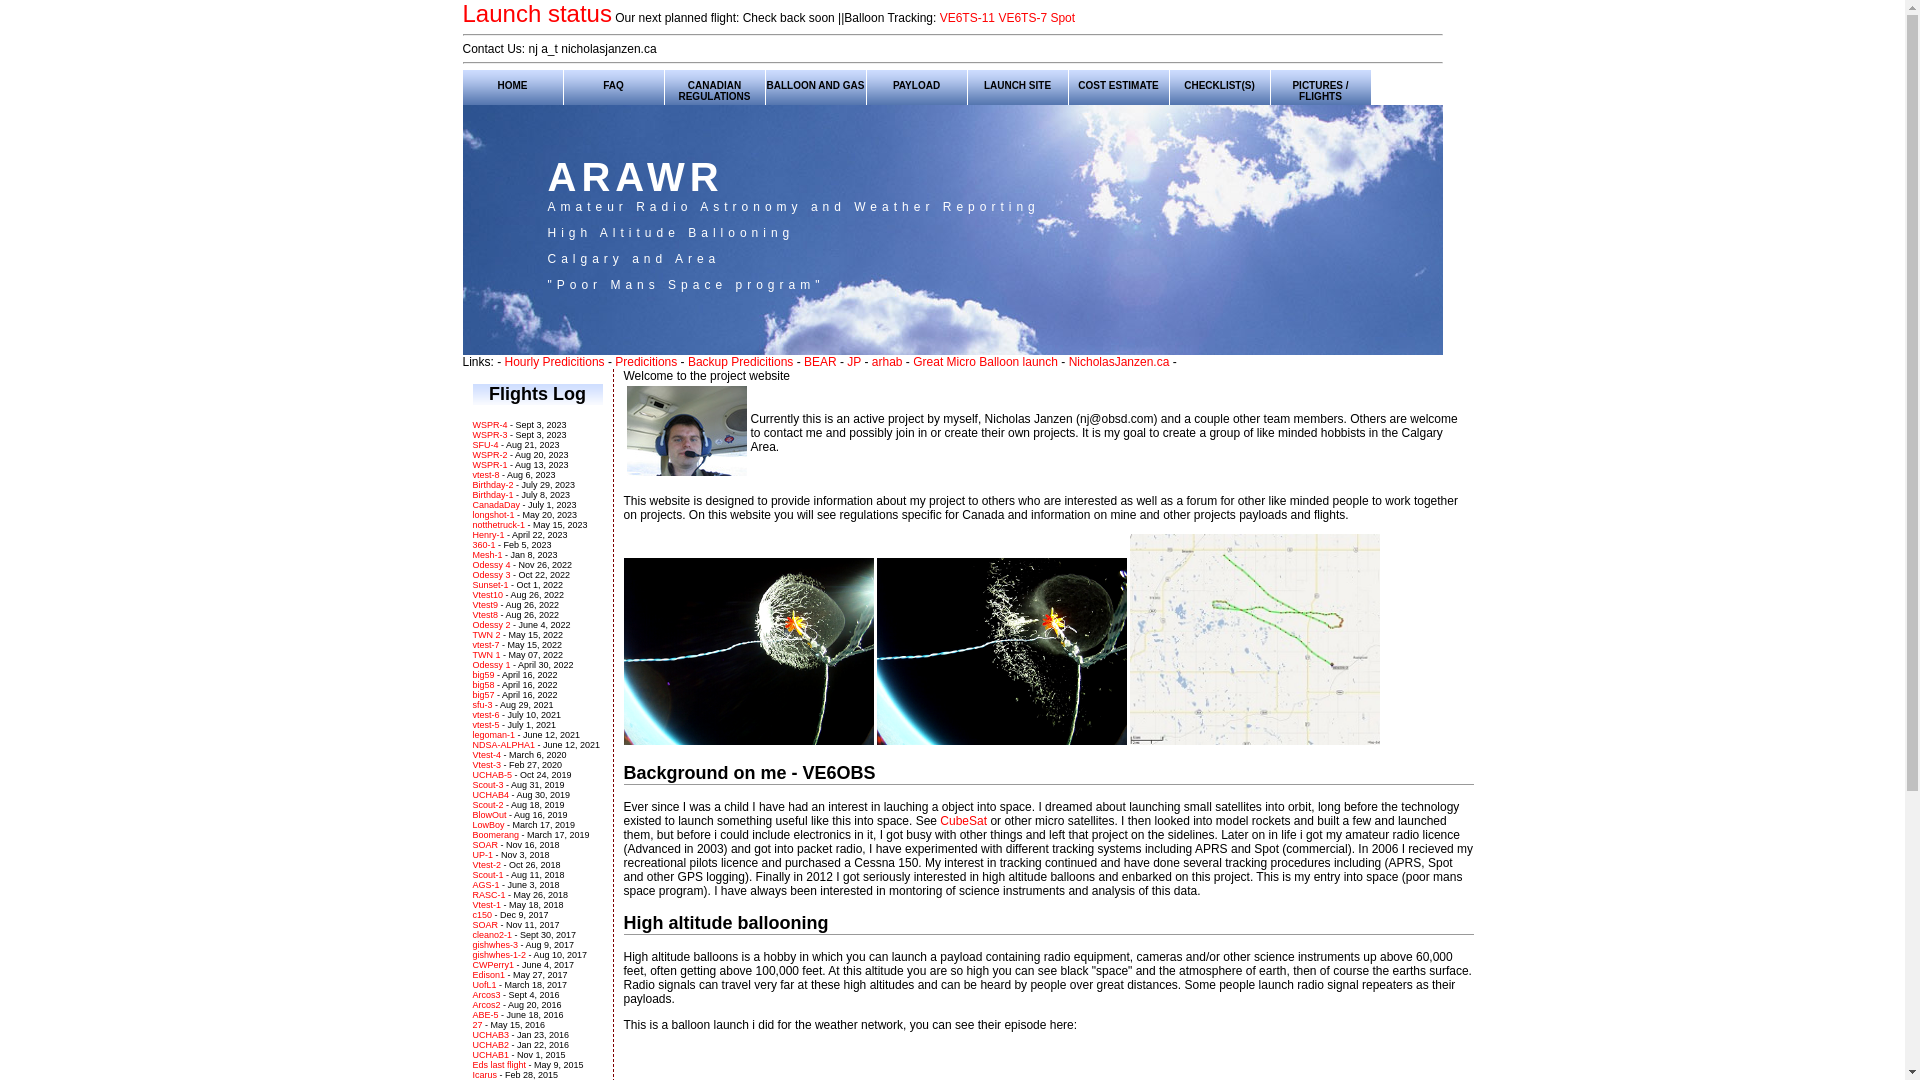  I want to click on 'PICTURES / FLIGHTS', so click(1320, 83).